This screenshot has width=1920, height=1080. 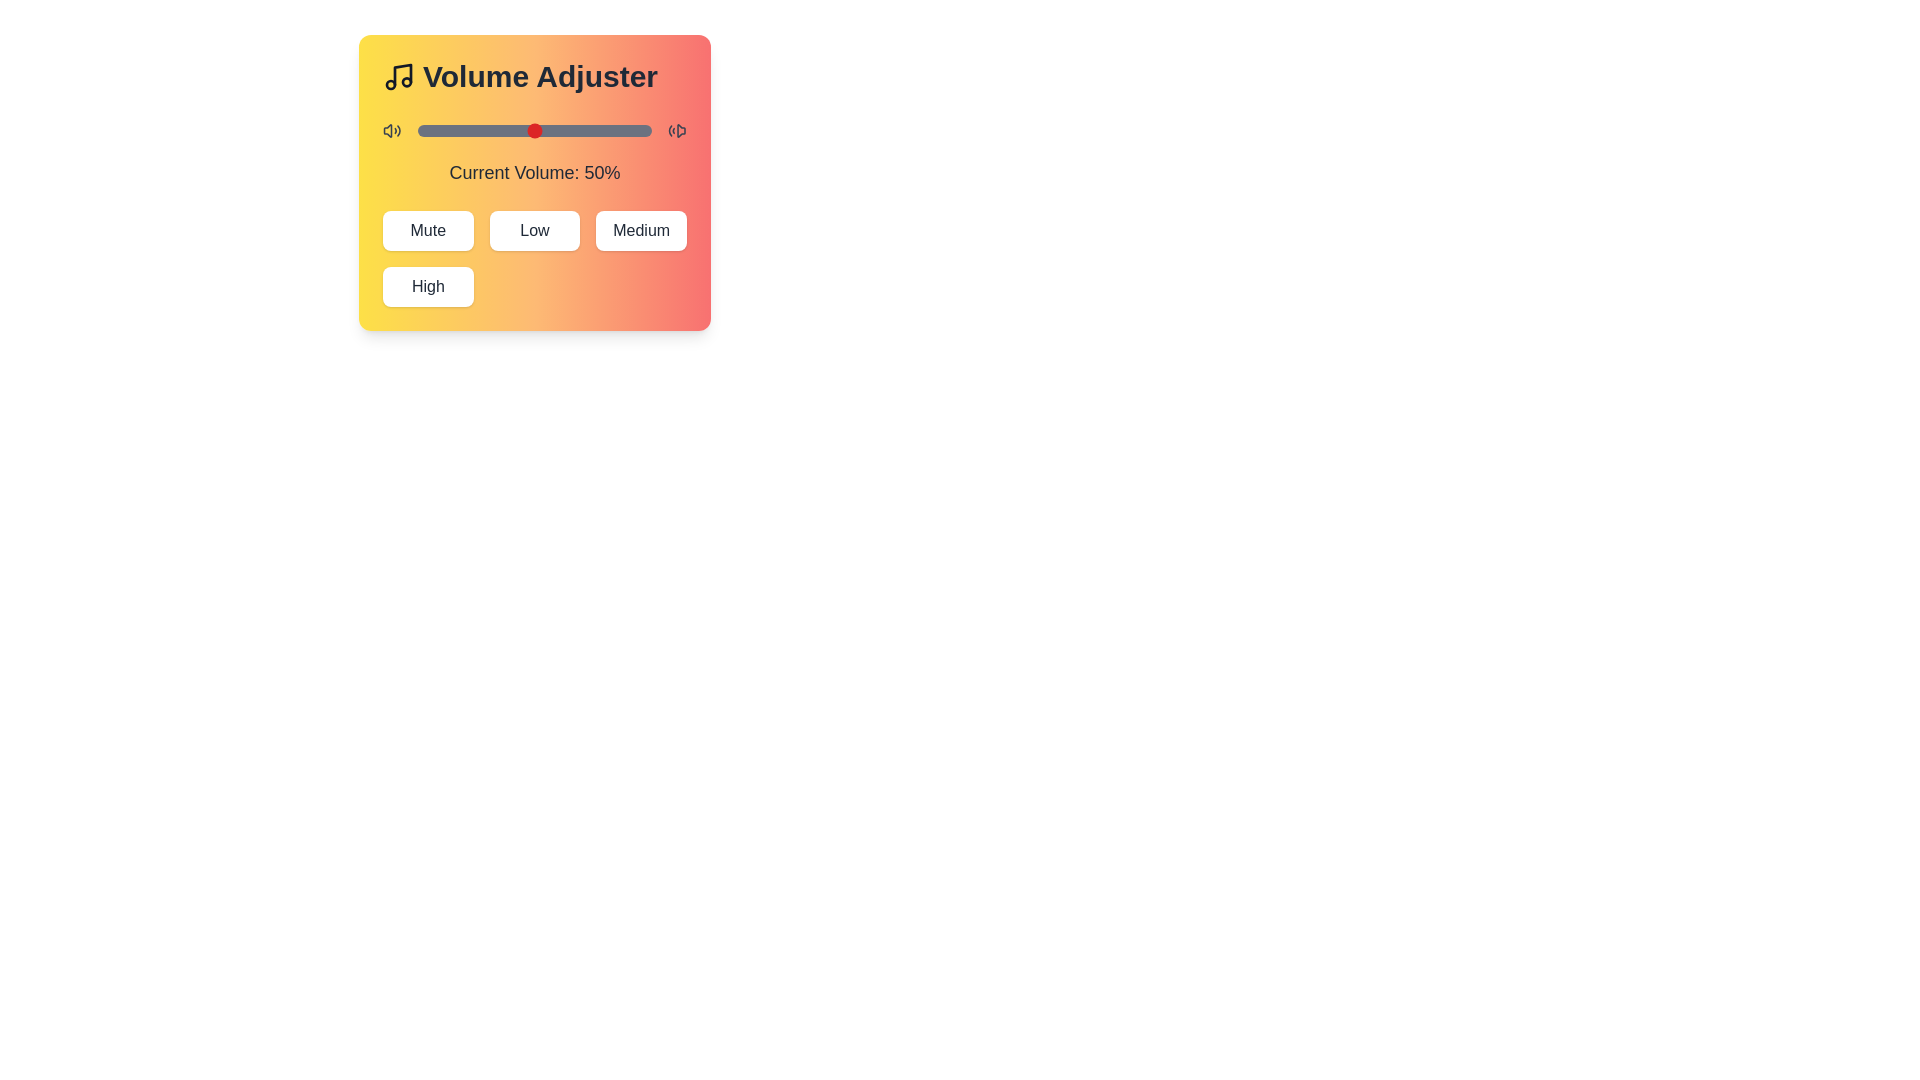 What do you see at coordinates (398, 76) in the screenshot?
I see `the decorative icon music_note` at bounding box center [398, 76].